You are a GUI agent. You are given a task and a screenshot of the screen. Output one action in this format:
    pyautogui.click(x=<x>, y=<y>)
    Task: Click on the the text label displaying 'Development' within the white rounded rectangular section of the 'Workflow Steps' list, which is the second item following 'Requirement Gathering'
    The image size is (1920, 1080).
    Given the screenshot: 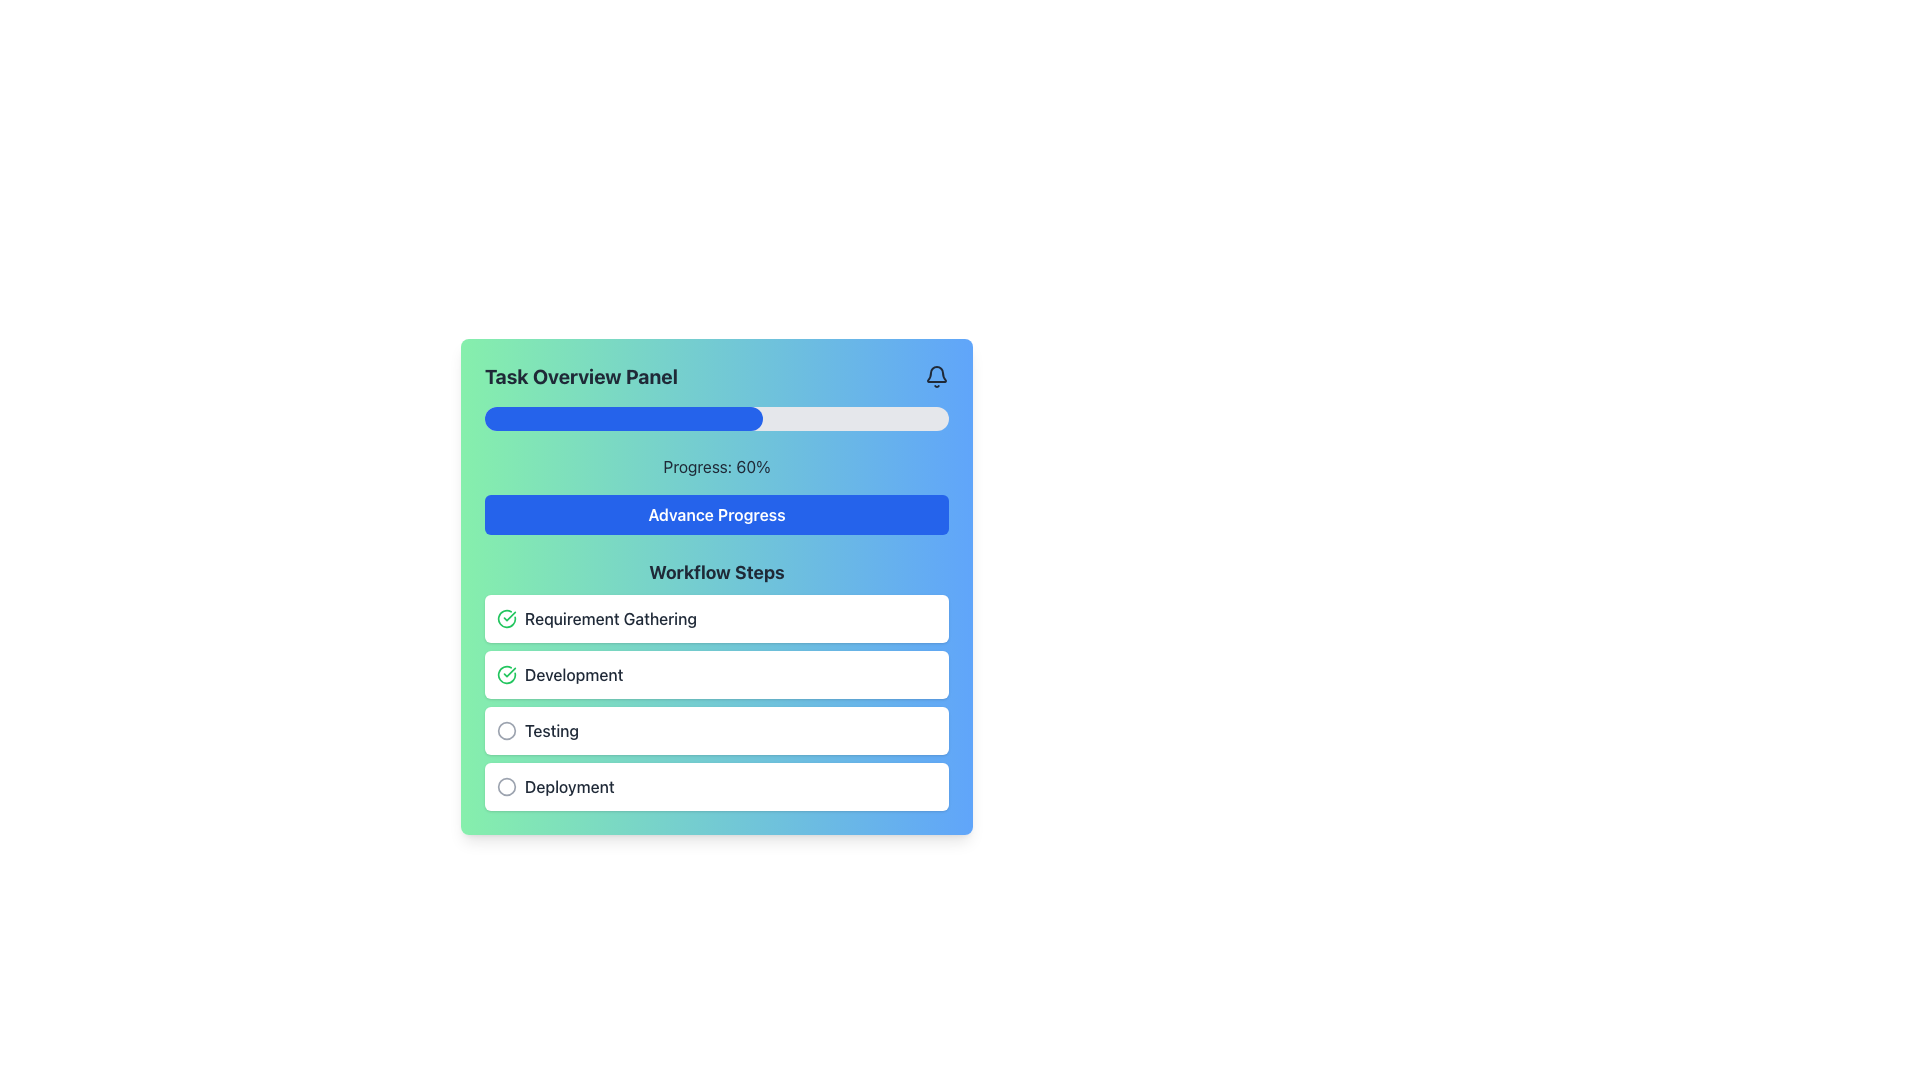 What is the action you would take?
    pyautogui.click(x=573, y=675)
    